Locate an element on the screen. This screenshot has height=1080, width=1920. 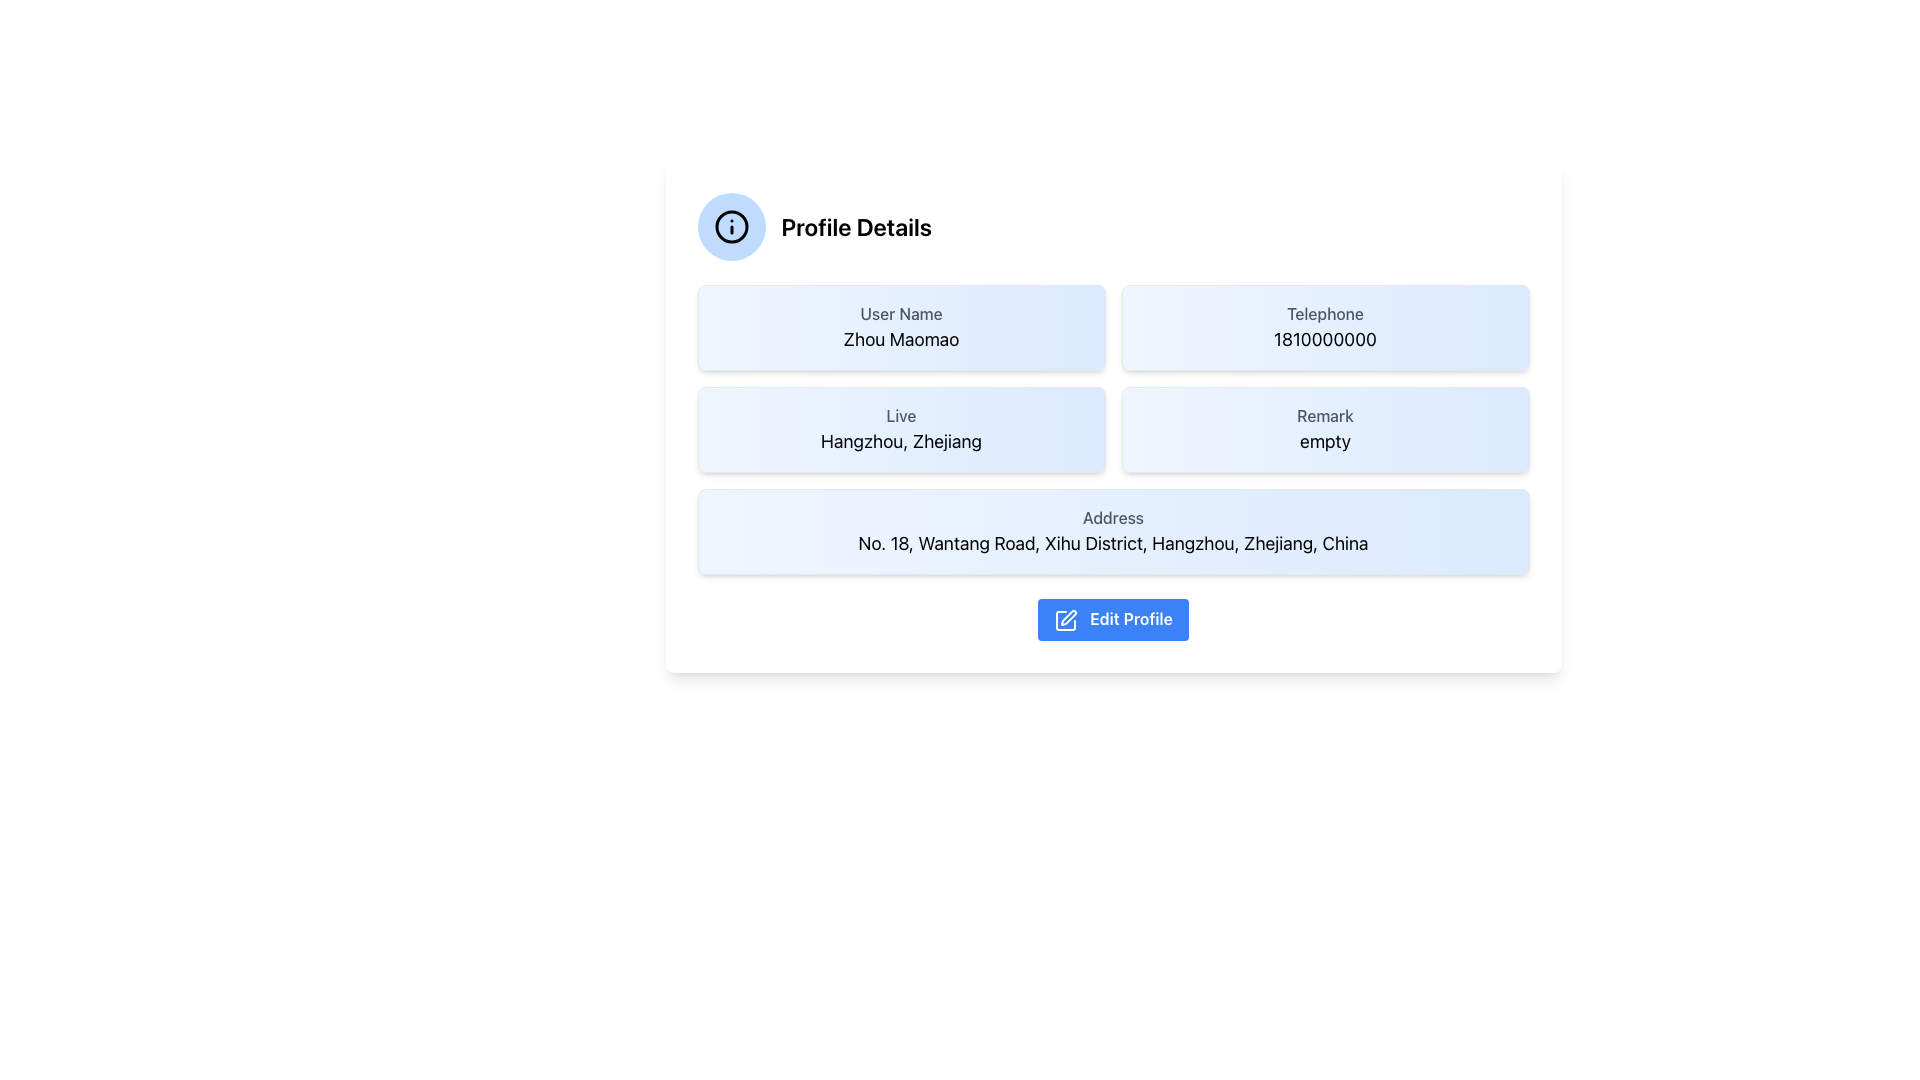
the Text Display Component that shows user address information, located at the bottom of the profile information grid layout is located at coordinates (1112, 531).